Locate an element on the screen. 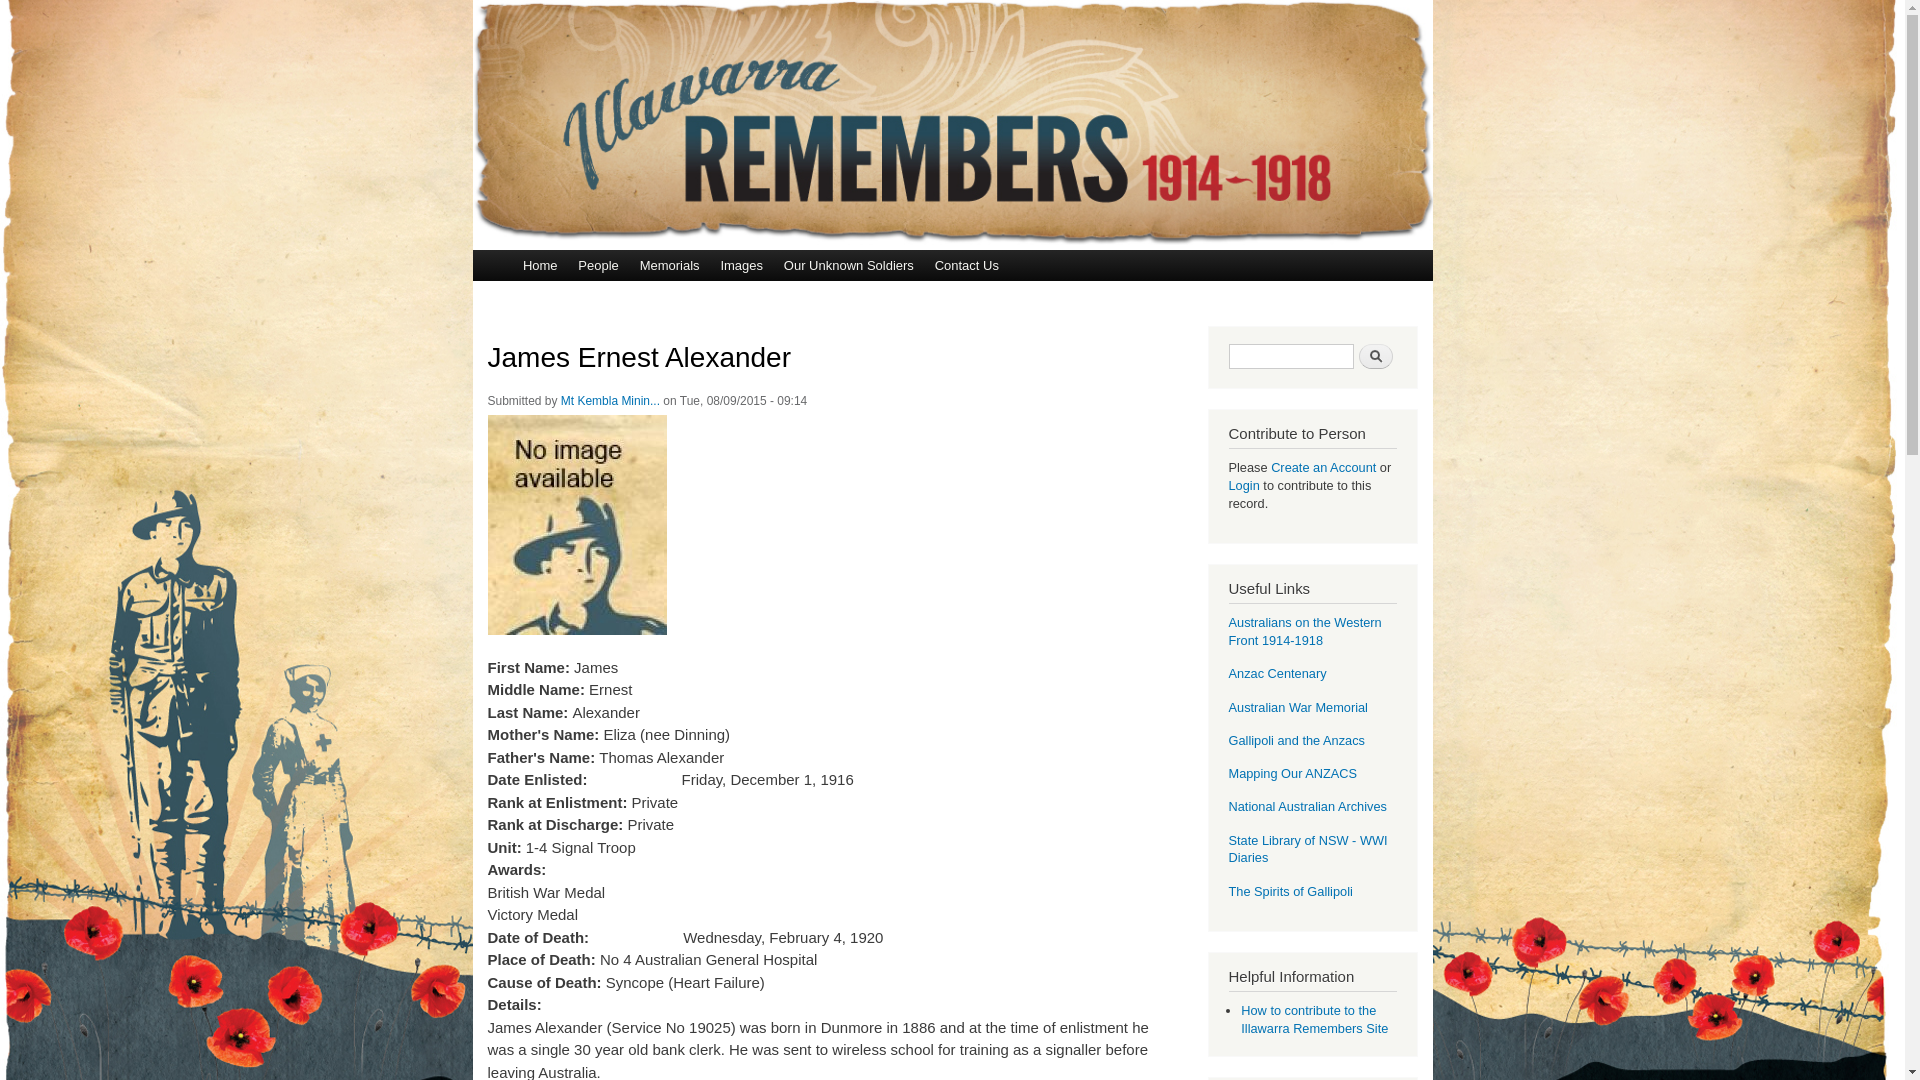 The height and width of the screenshot is (1080, 1920). 'Search' is located at coordinates (1358, 355).